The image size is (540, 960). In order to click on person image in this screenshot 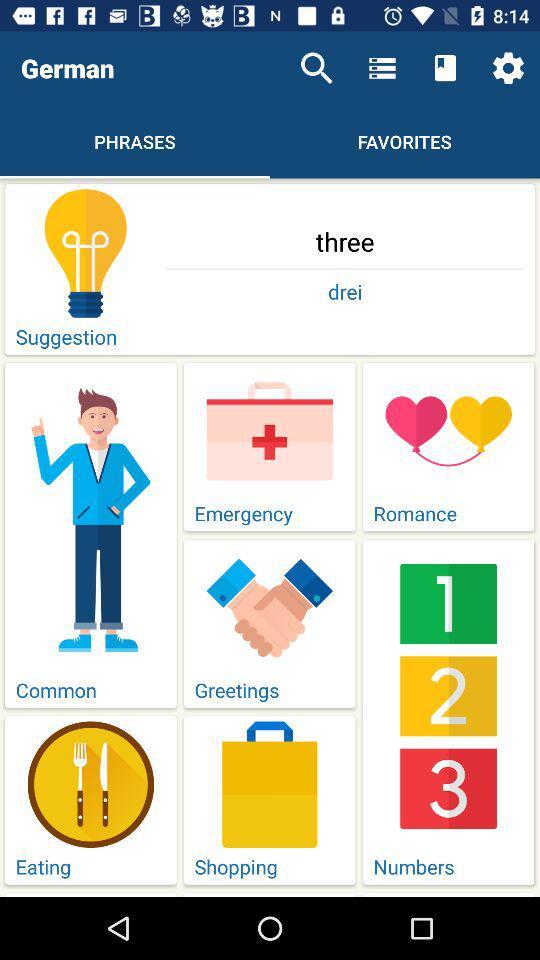, I will do `click(89, 518)`.